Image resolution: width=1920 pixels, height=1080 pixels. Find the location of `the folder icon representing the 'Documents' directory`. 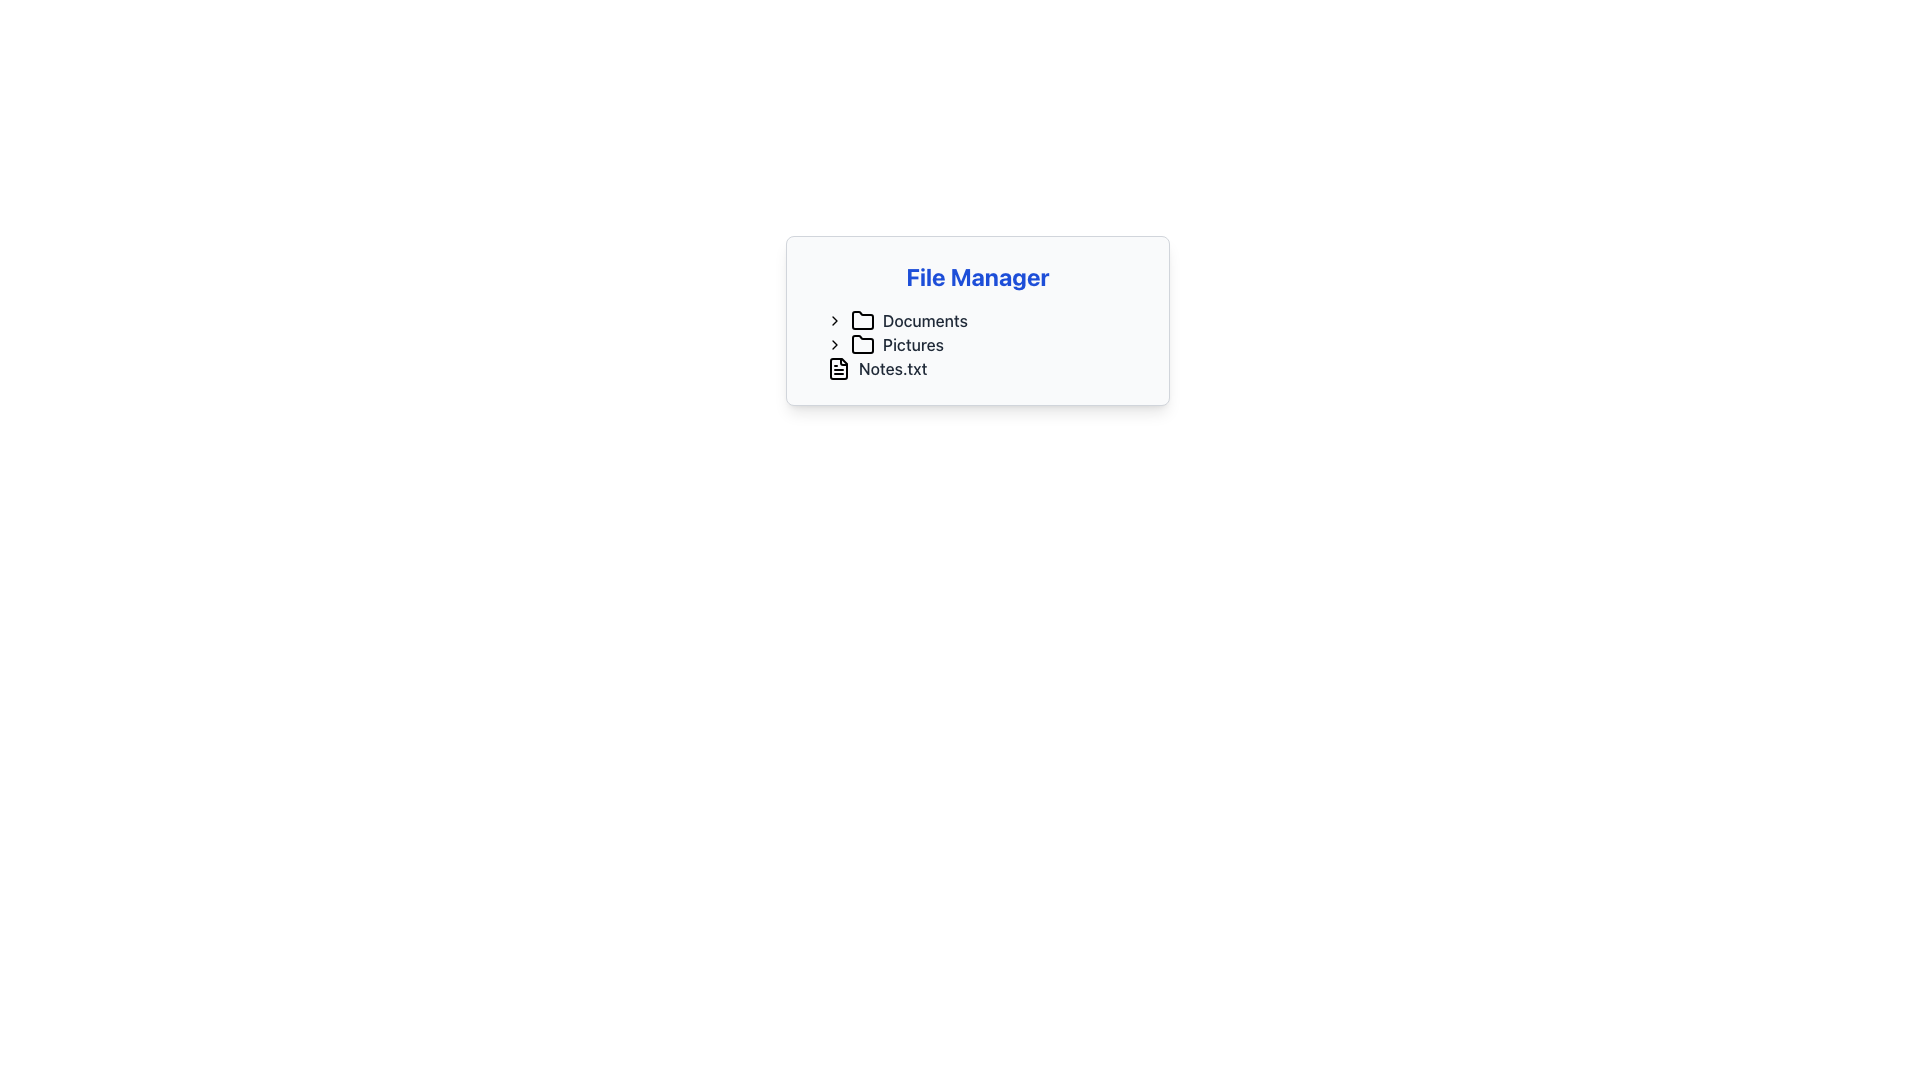

the folder icon representing the 'Documents' directory is located at coordinates (863, 319).